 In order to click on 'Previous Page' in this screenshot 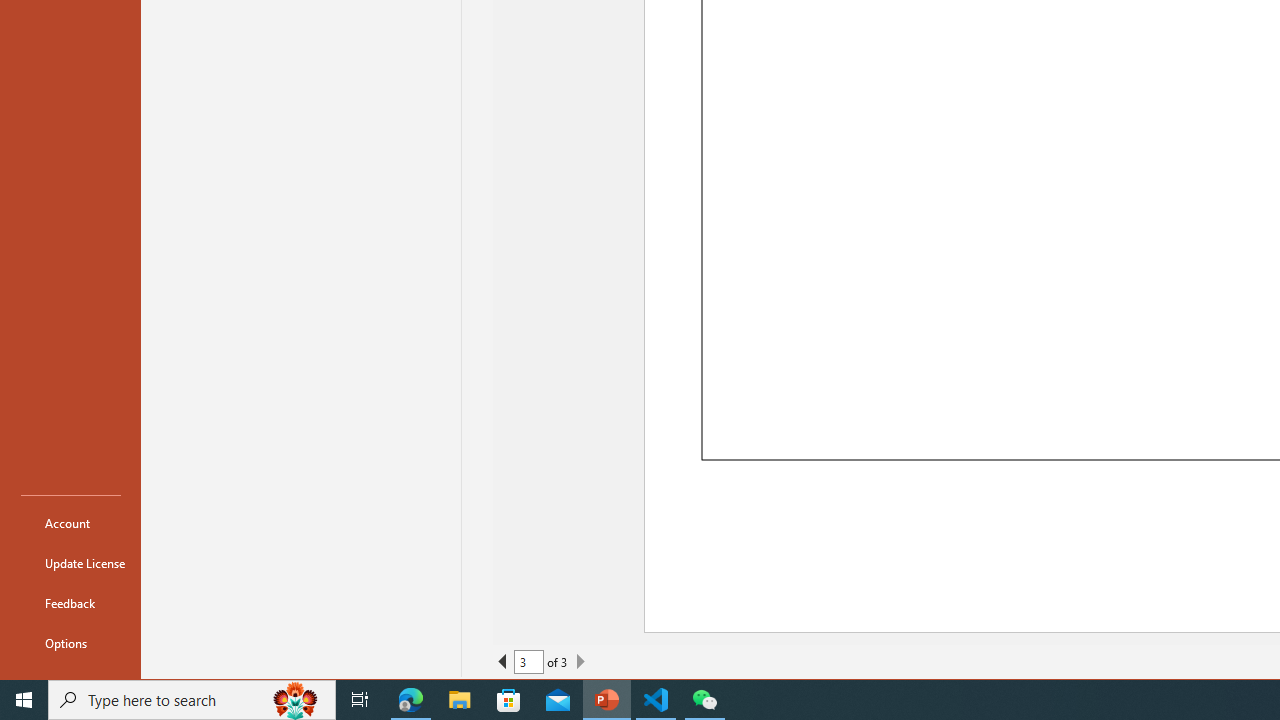, I will do `click(503, 662)`.